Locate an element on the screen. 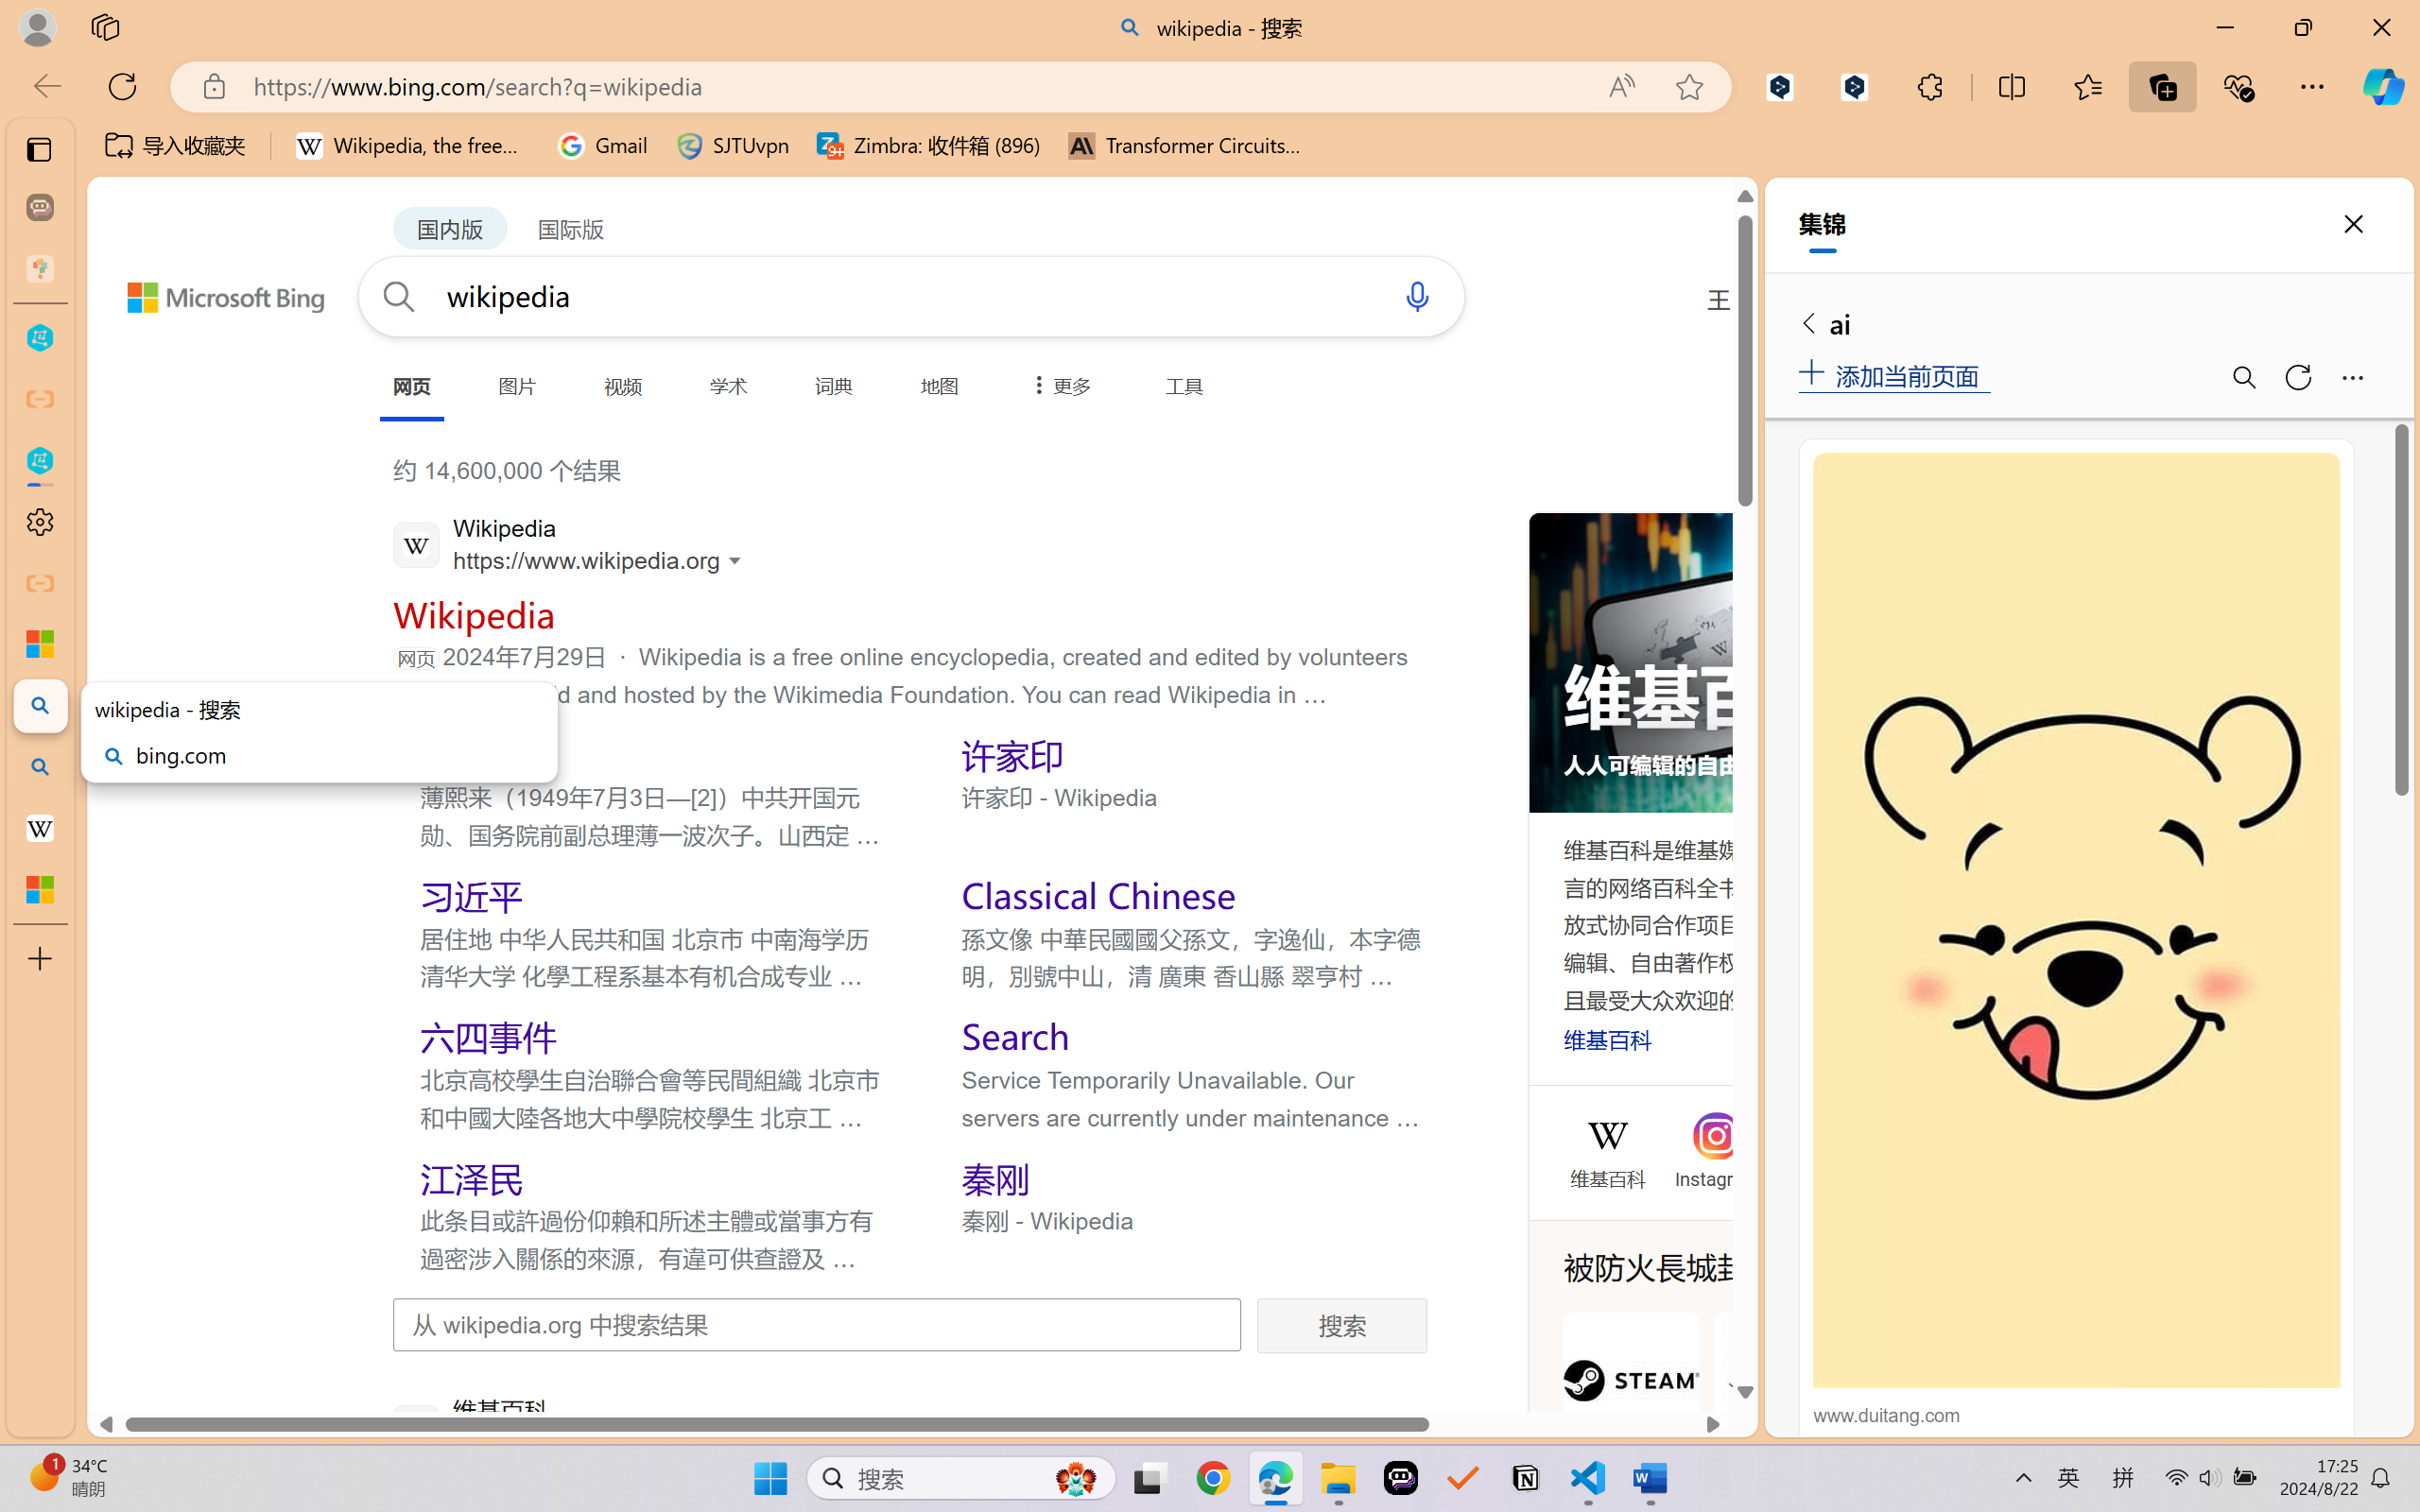  'SJTUvpn' is located at coordinates (732, 145).